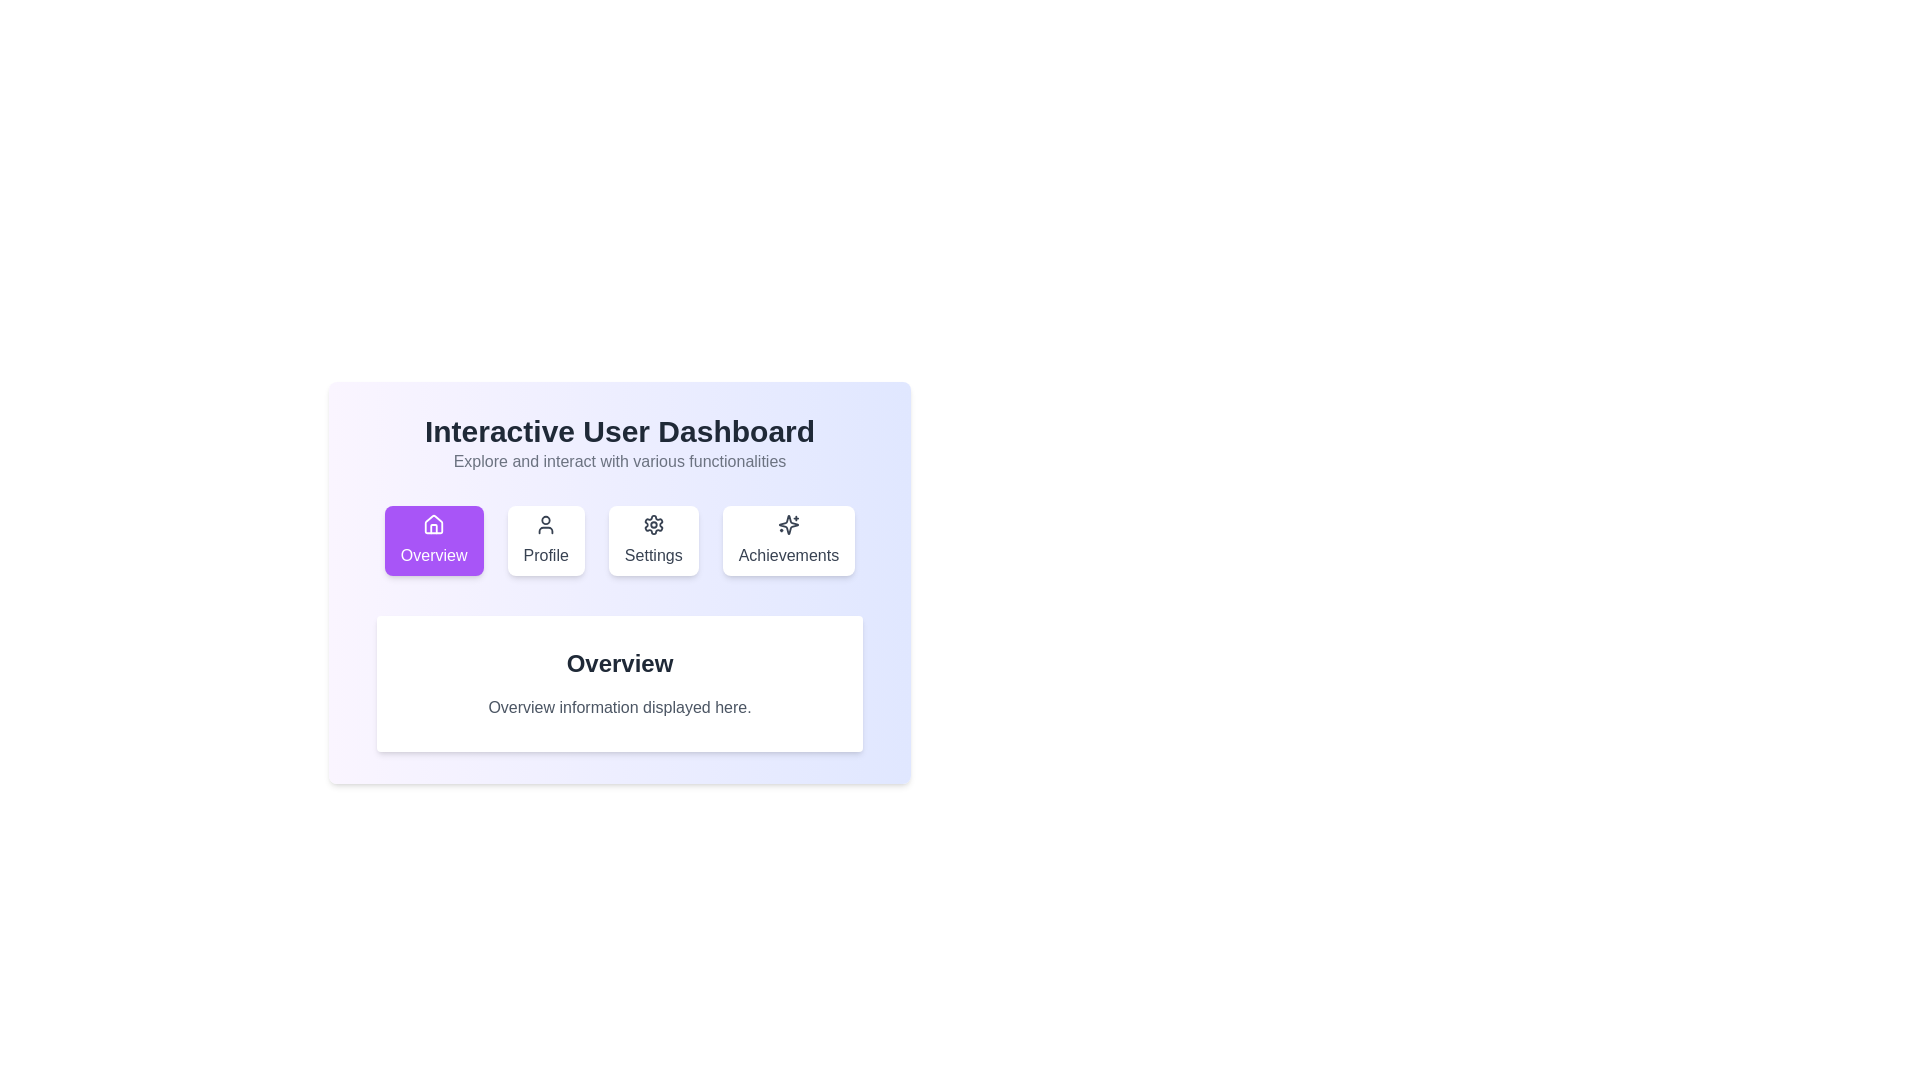 This screenshot has width=1920, height=1080. Describe the element at coordinates (653, 555) in the screenshot. I see `the 'Settings' text label, which is a medium-weight dark gray font located below the gear icon and alongside other labels such as 'Overview' and 'Profile'` at that location.